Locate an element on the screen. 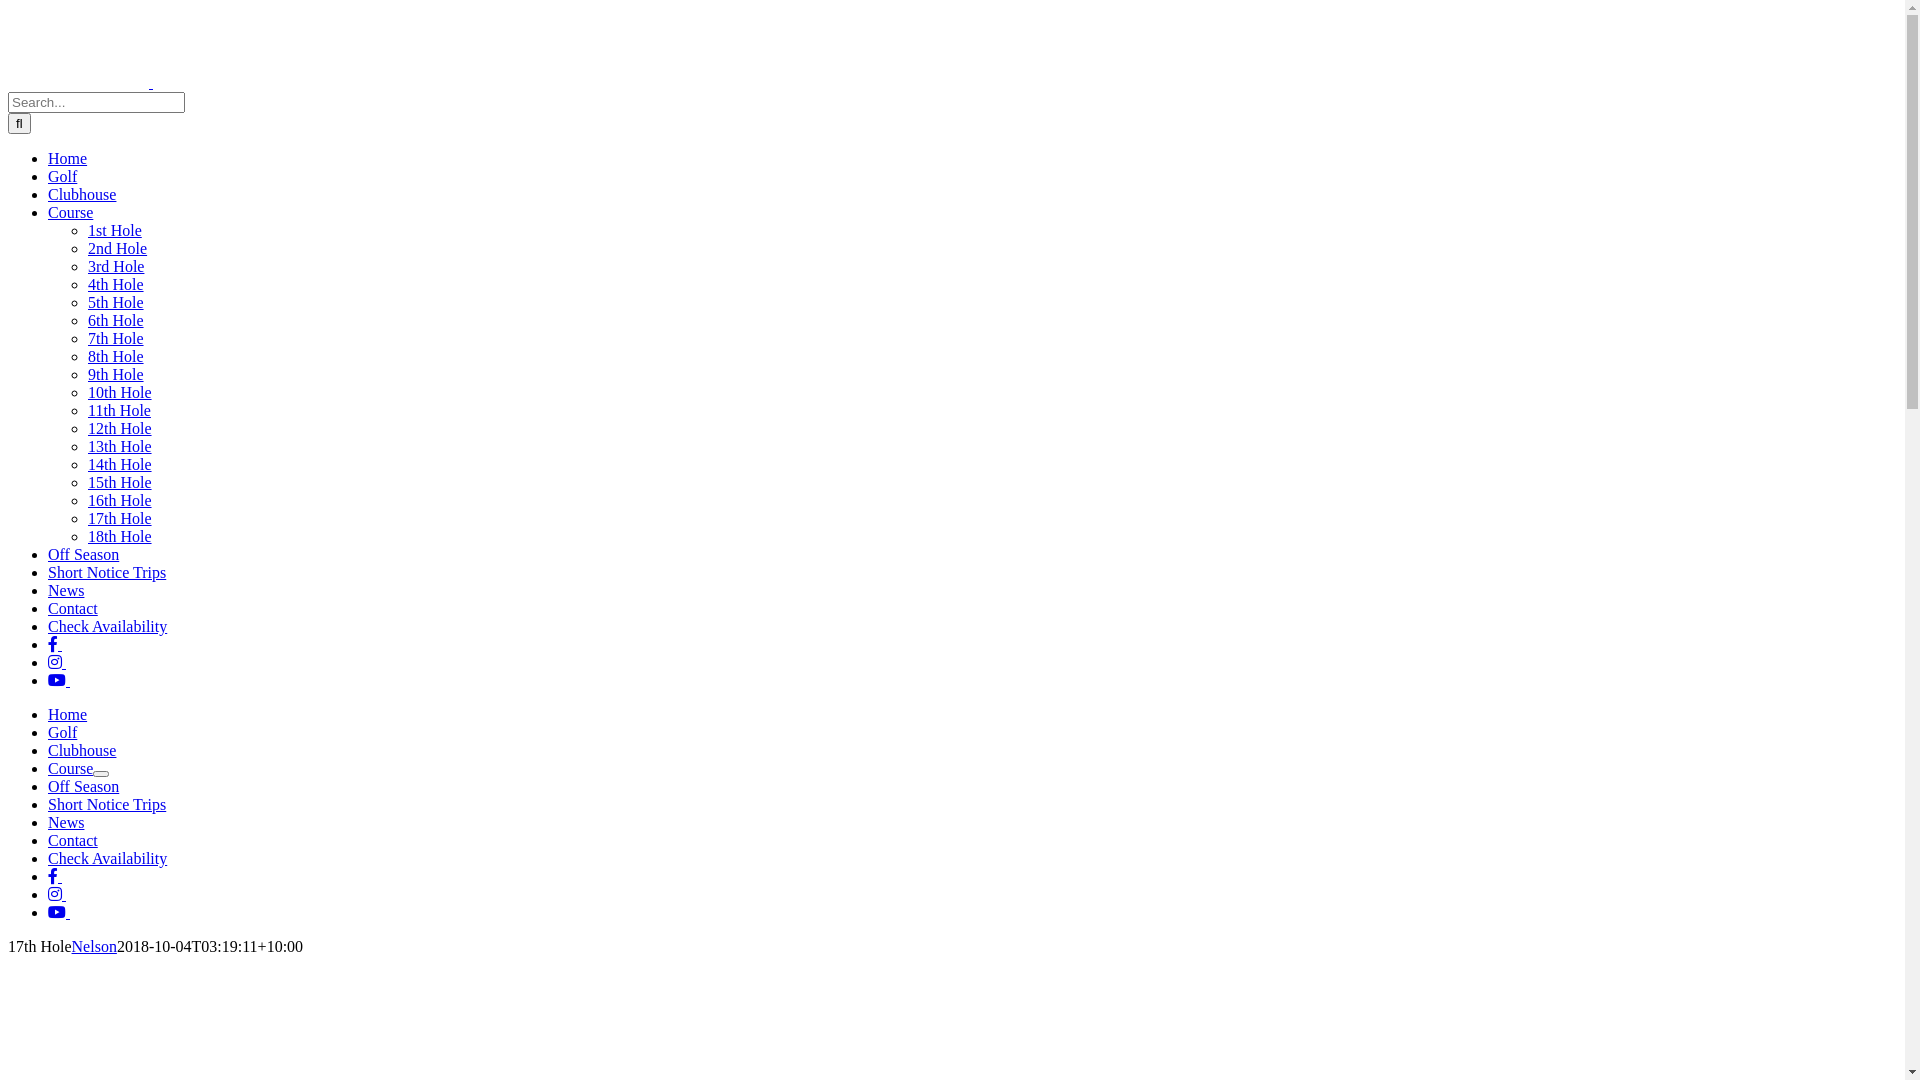 Image resolution: width=1920 pixels, height=1080 pixels. '6th Hole' is located at coordinates (114, 319).